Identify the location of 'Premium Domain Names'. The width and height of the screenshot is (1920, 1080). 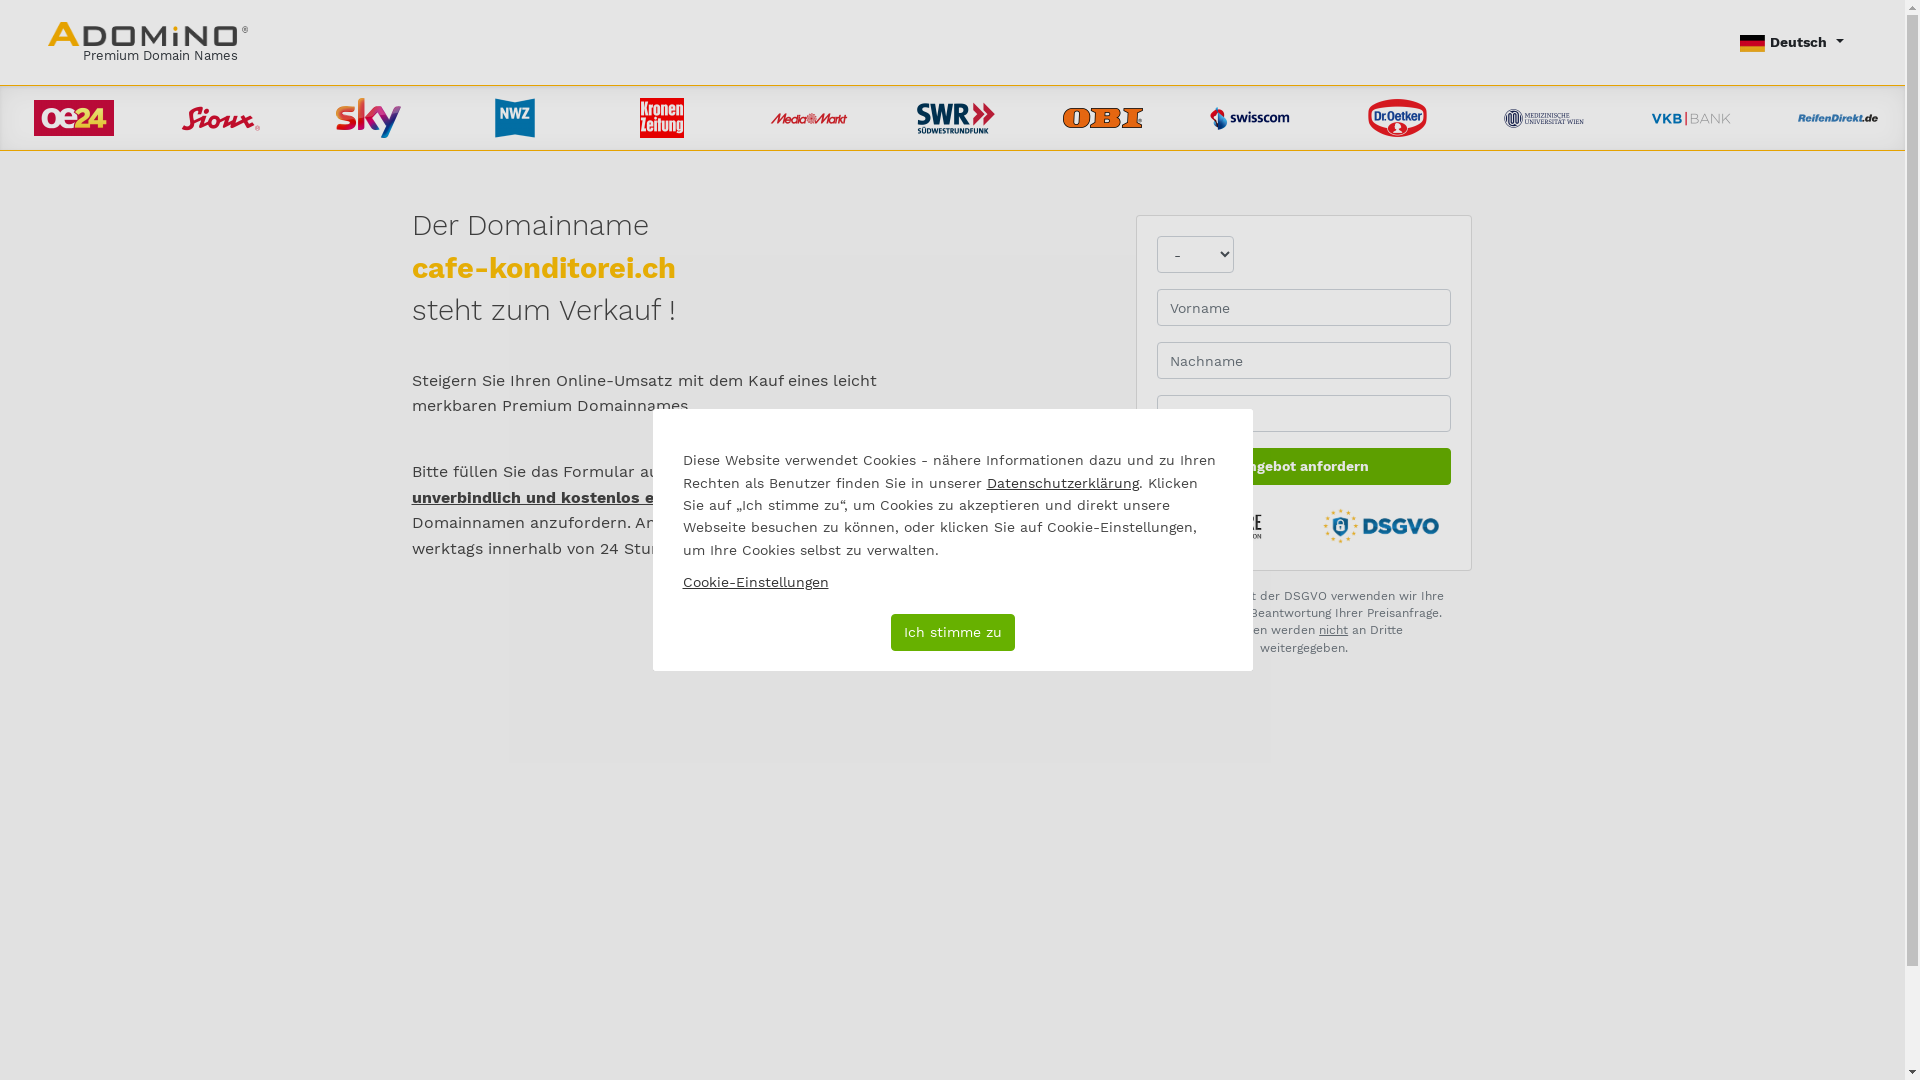
(48, 42).